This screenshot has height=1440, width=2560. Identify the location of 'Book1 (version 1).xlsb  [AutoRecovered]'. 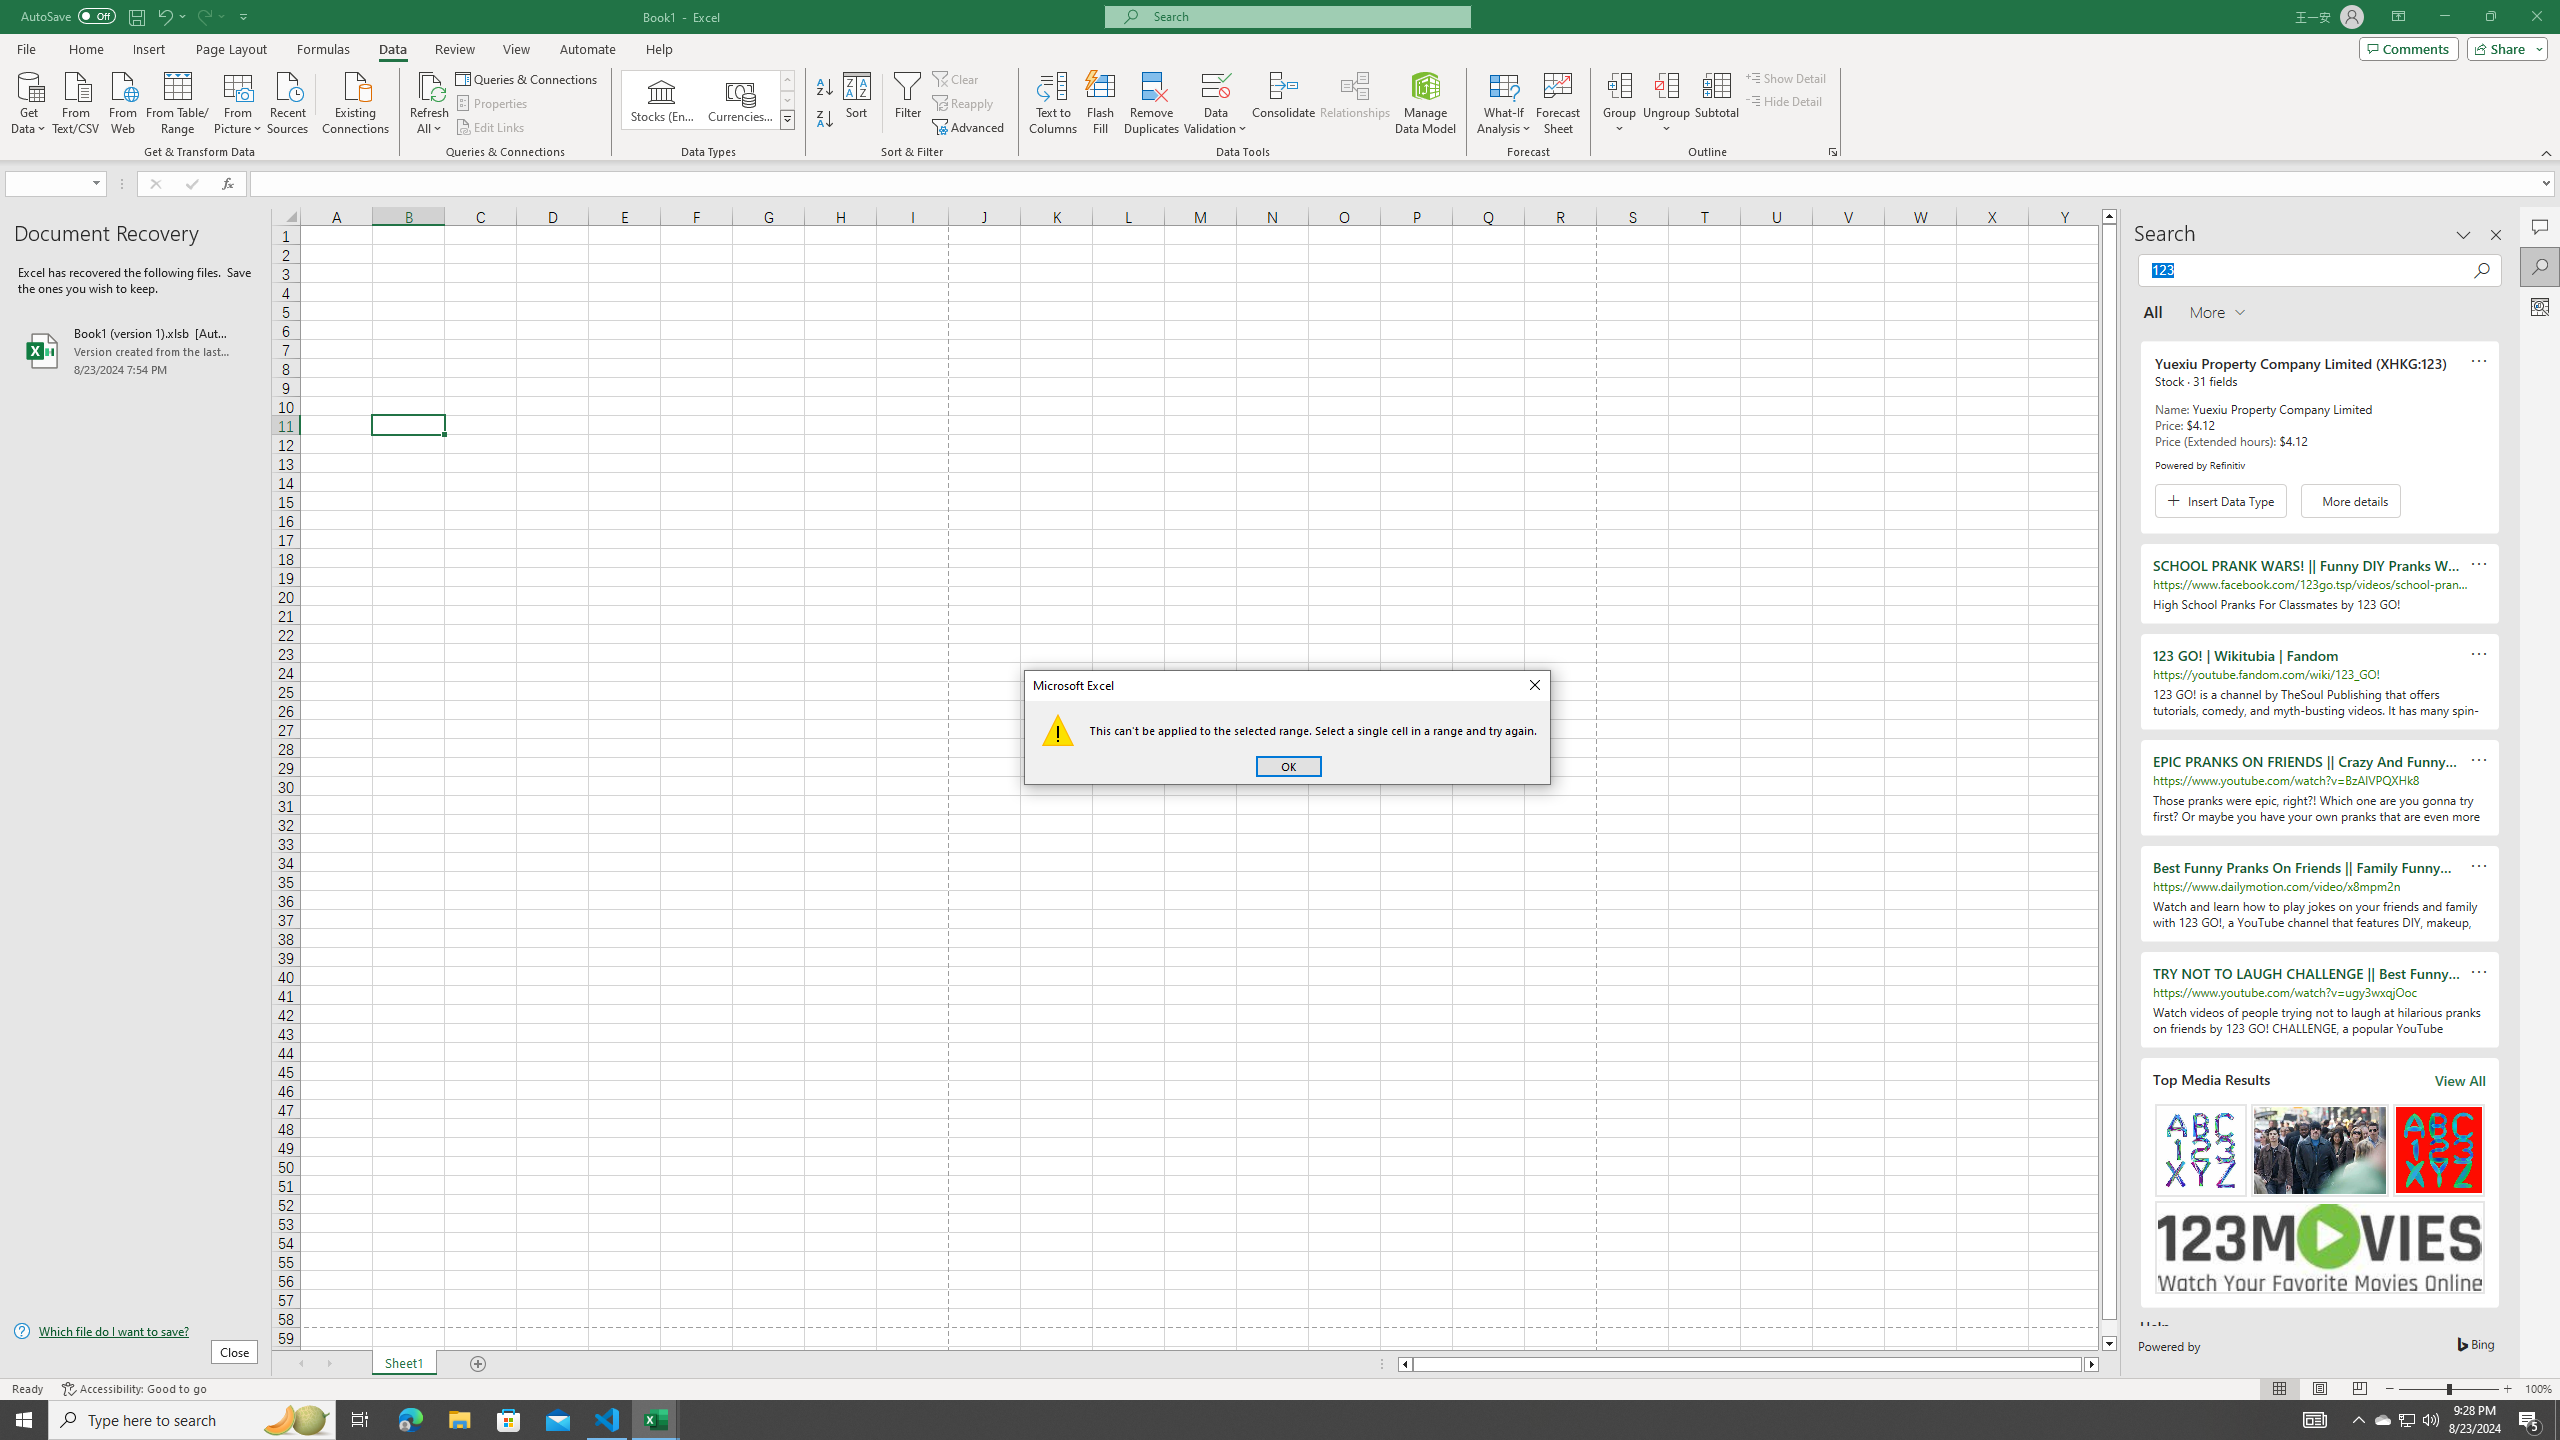
(134, 349).